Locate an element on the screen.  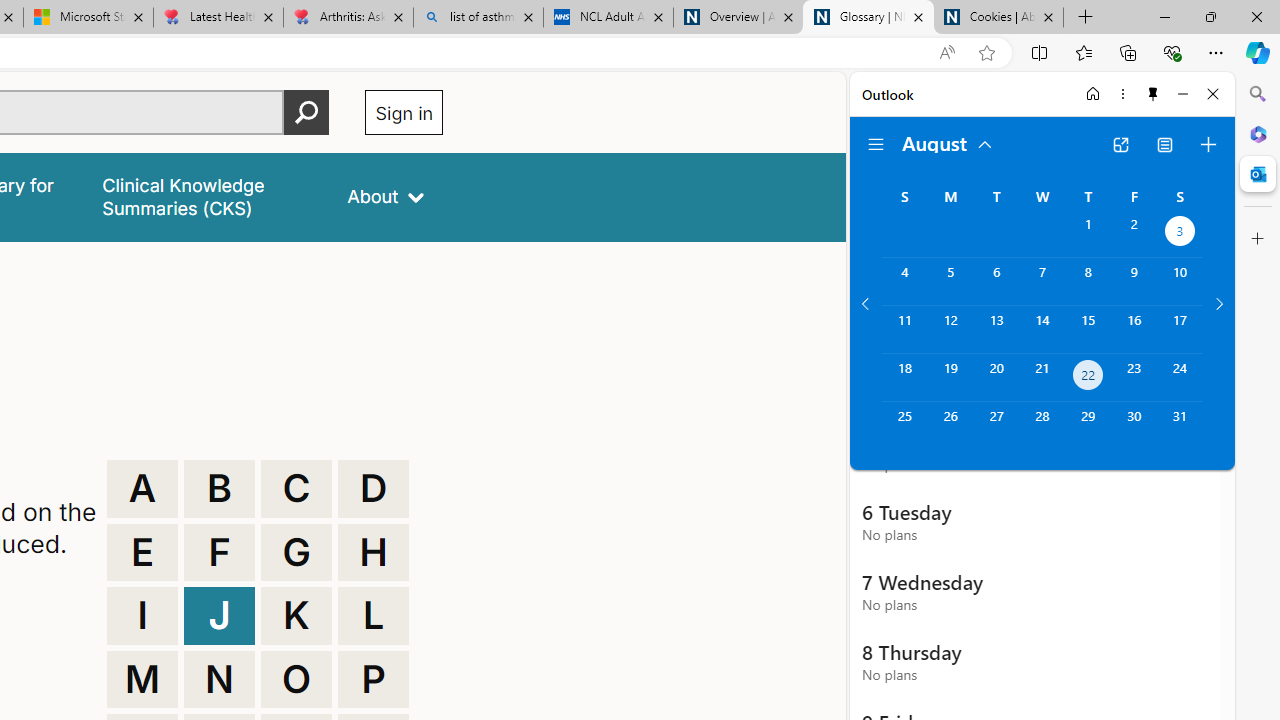
'Saturday, August 24, 2024. ' is located at coordinates (1180, 377).